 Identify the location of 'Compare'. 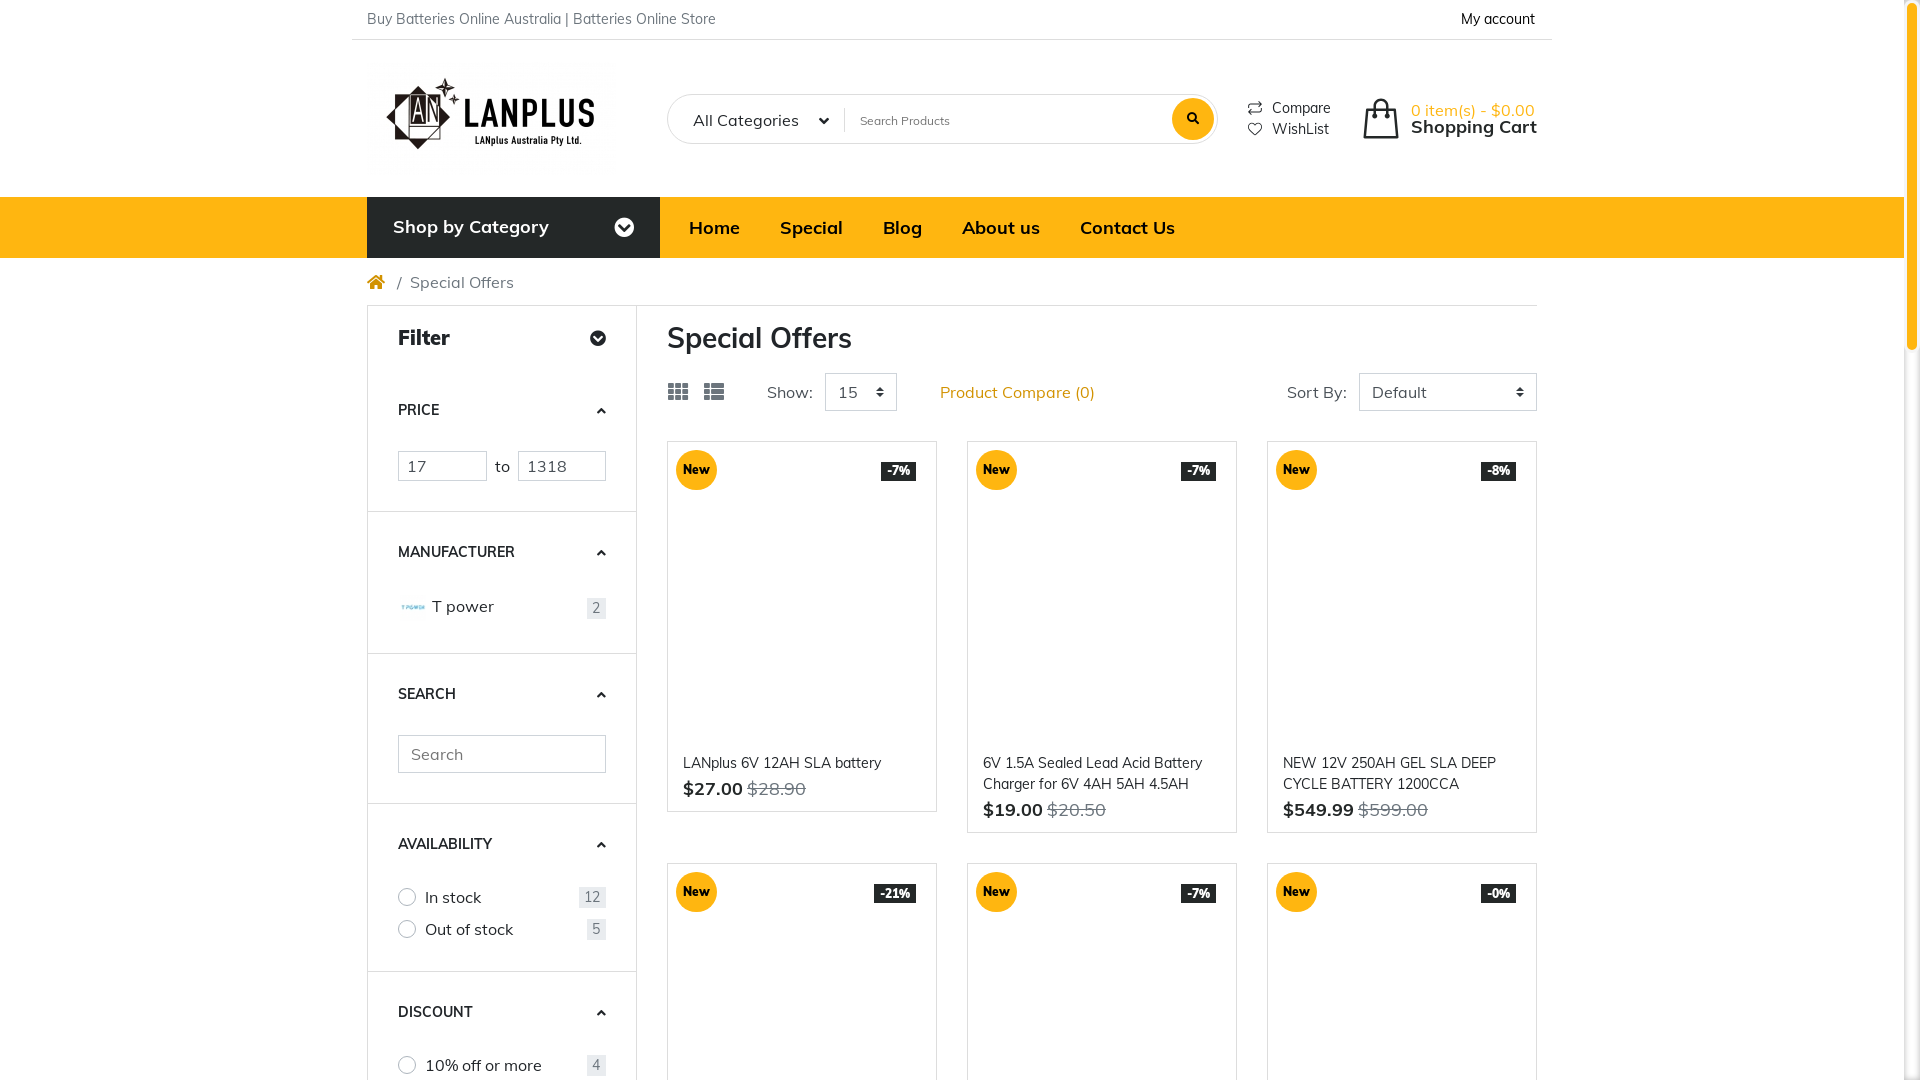
(1253, 108).